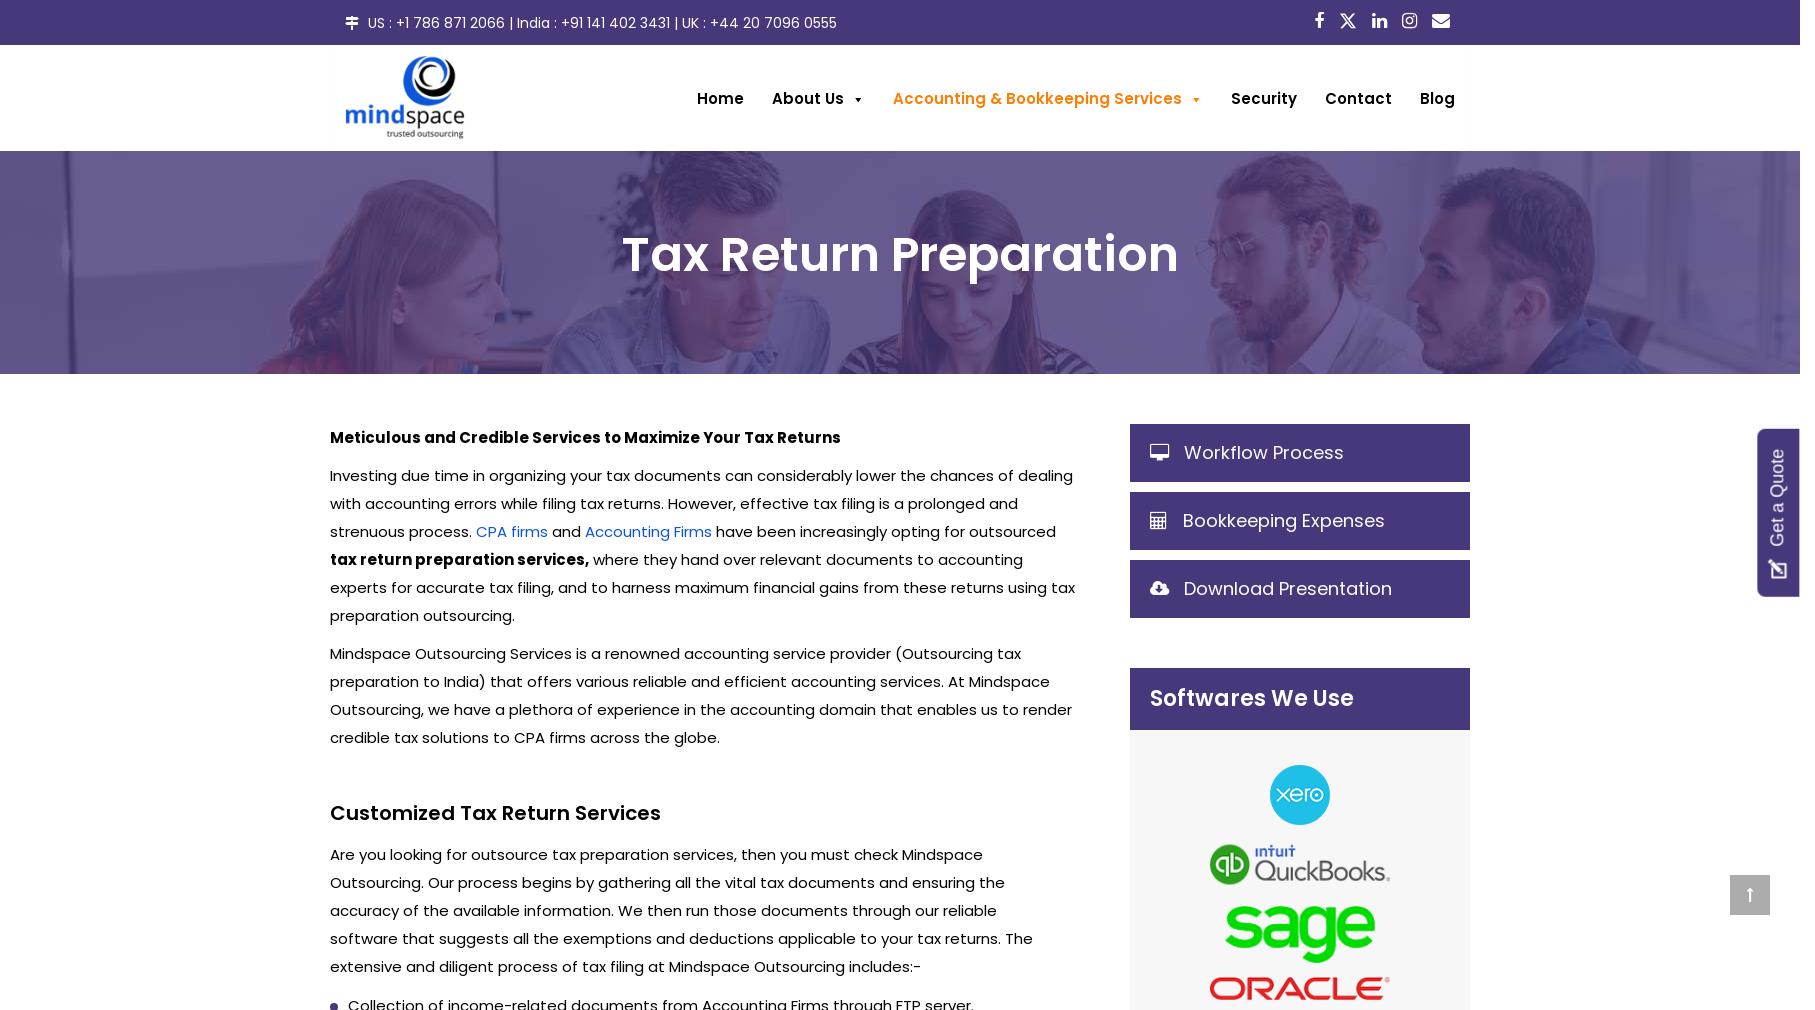 The width and height of the screenshot is (1815, 1010). What do you see at coordinates (701, 585) in the screenshot?
I see `'where they hand over relevant documents to accounting experts for accurate tax filing, and to harness maximum financial gains from these returns using tax preparation outsourcing.'` at bounding box center [701, 585].